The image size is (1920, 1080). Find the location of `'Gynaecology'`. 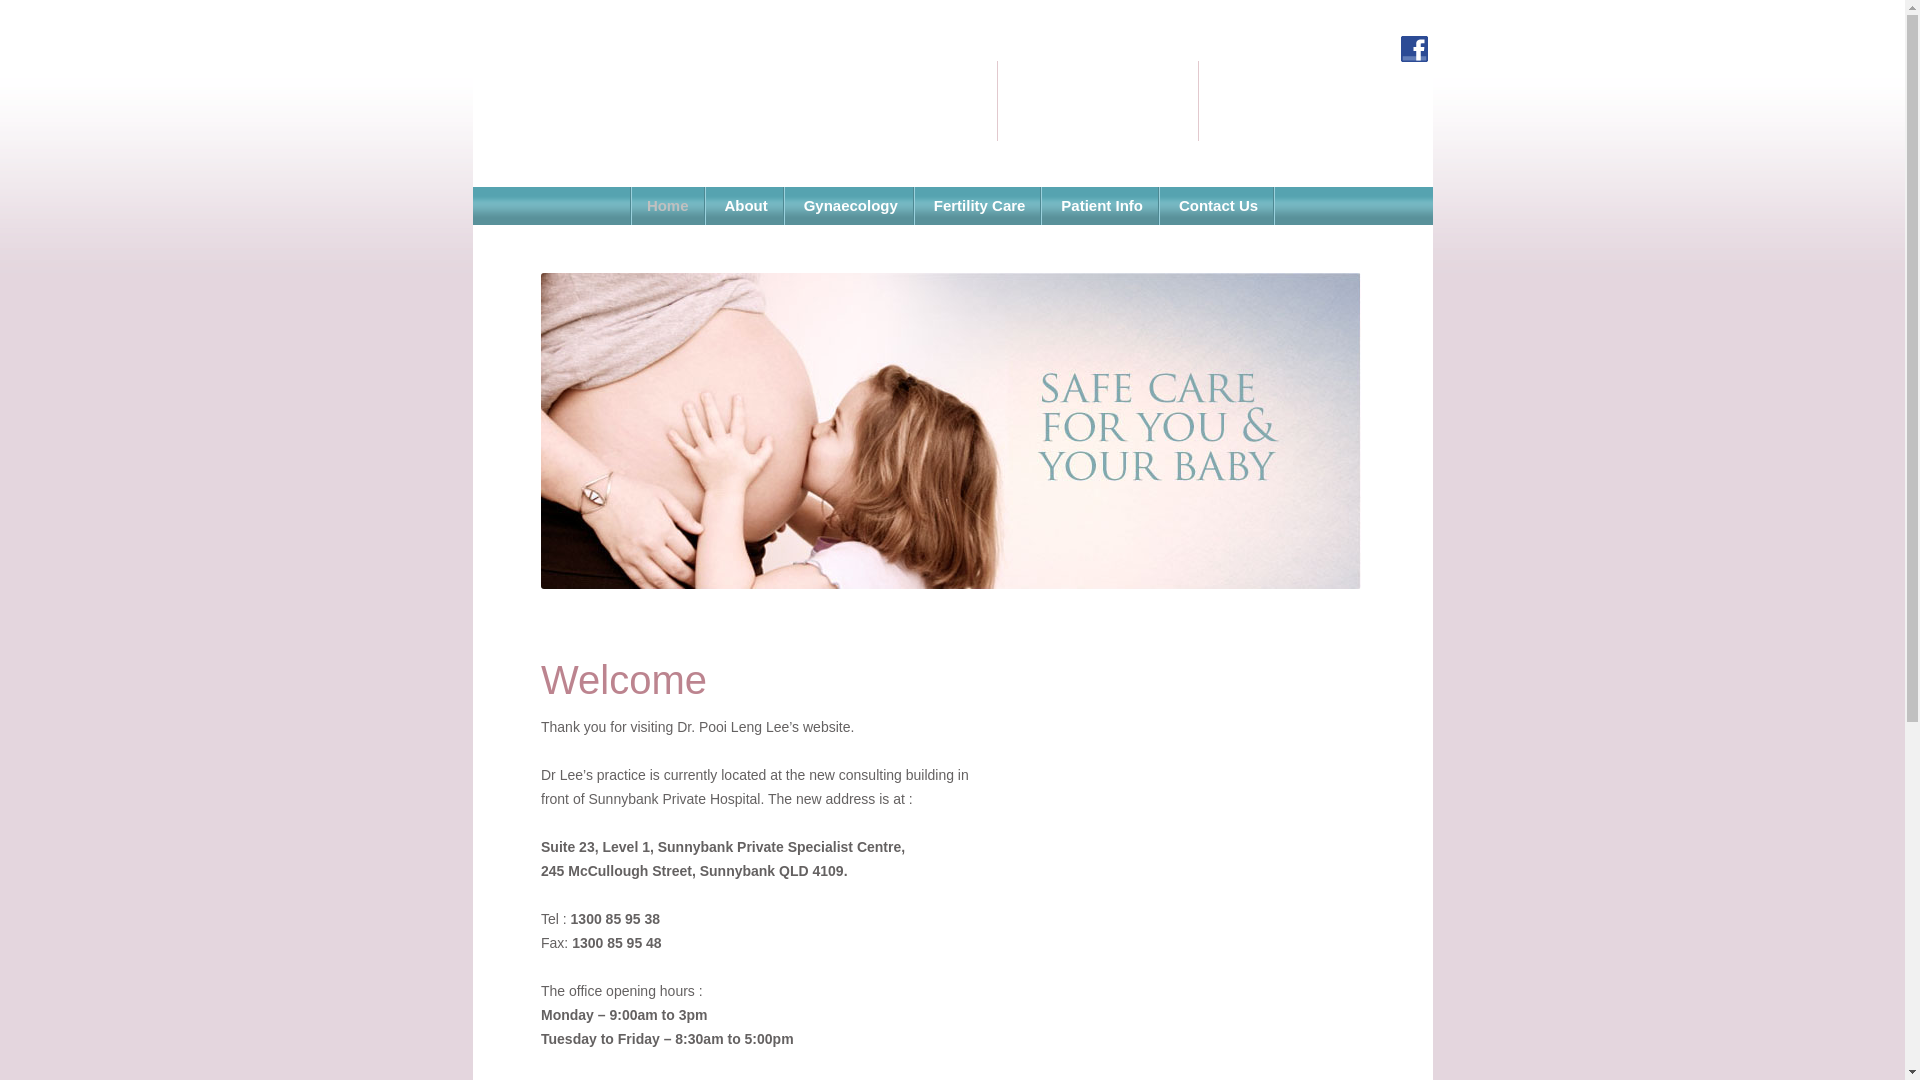

'Gynaecology' is located at coordinates (851, 205).